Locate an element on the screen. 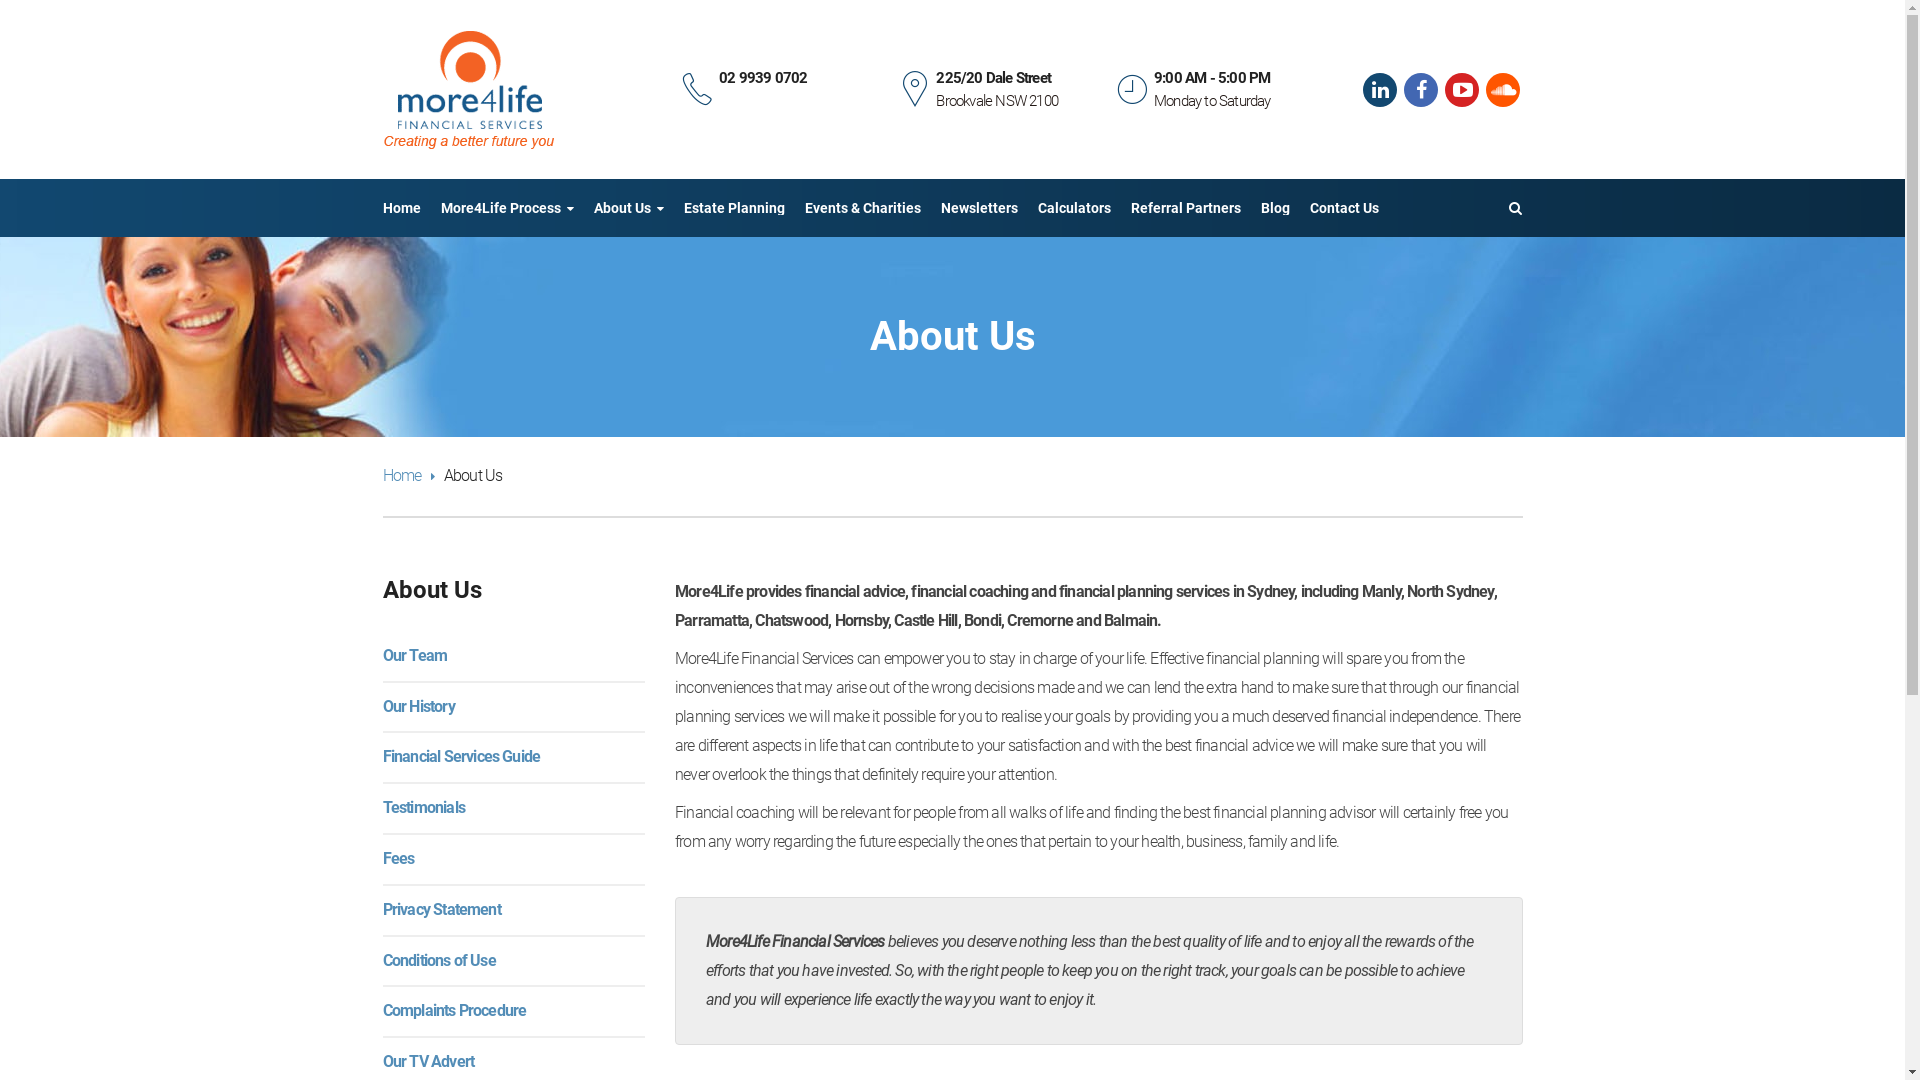 This screenshot has height=1080, width=1920. 'Home' is located at coordinates (400, 208).